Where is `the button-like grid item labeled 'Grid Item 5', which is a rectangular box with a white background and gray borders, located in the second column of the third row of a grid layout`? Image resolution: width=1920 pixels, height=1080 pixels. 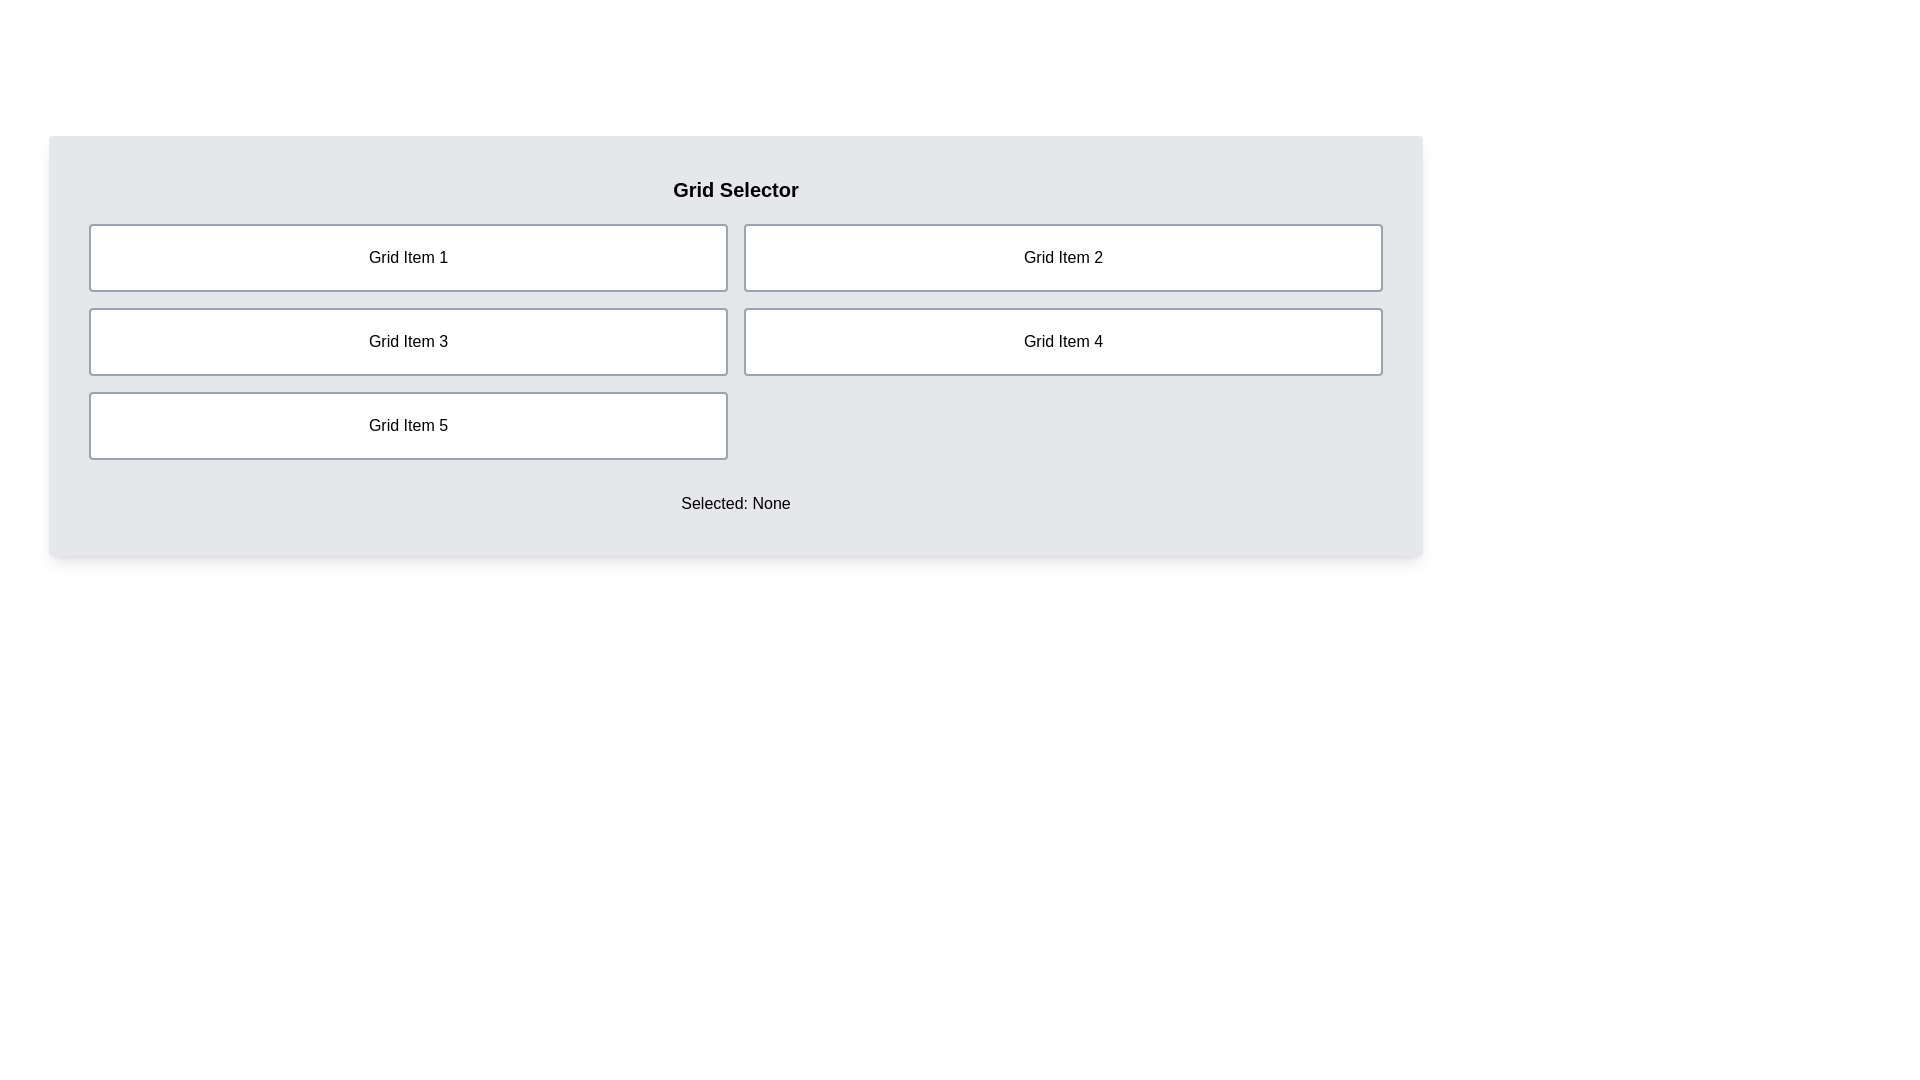
the button-like grid item labeled 'Grid Item 5', which is a rectangular box with a white background and gray borders, located in the second column of the third row of a grid layout is located at coordinates (407, 424).